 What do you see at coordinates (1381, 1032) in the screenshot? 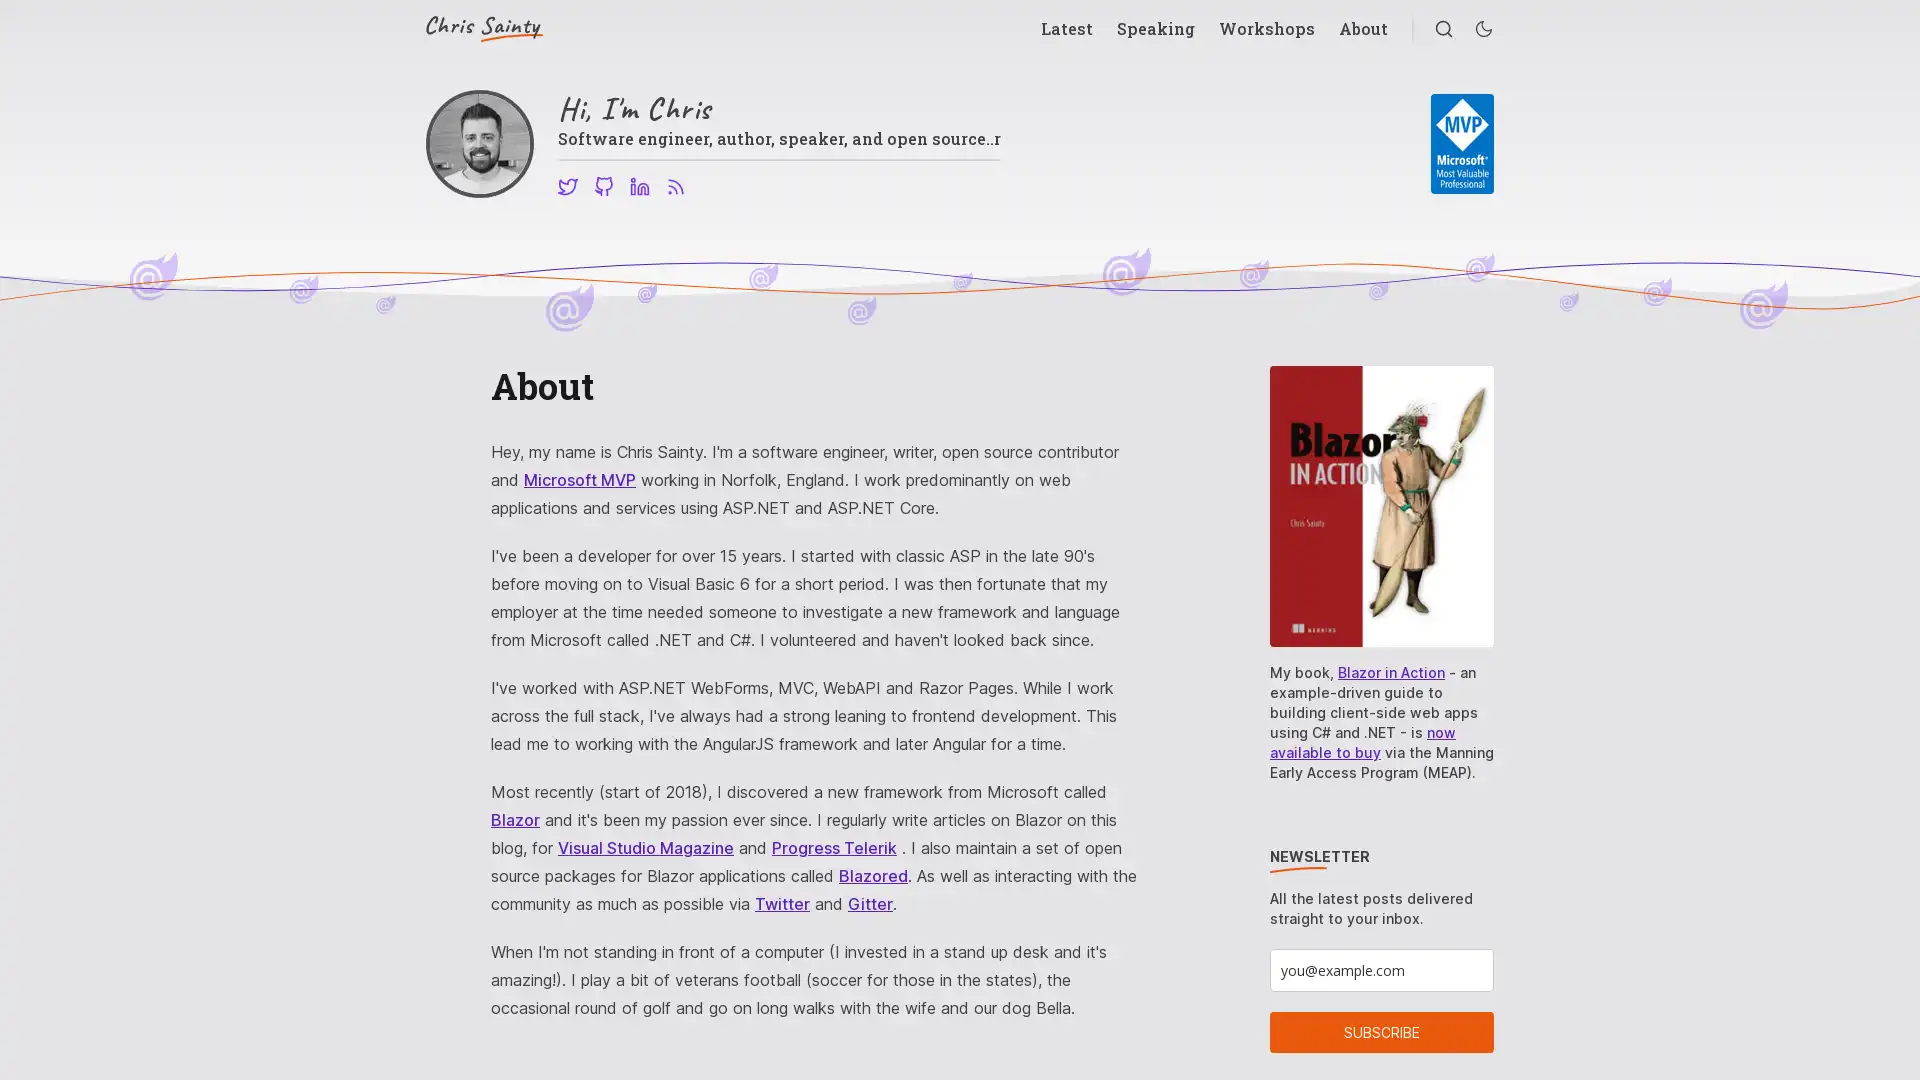
I see `SUBSCRIBE` at bounding box center [1381, 1032].